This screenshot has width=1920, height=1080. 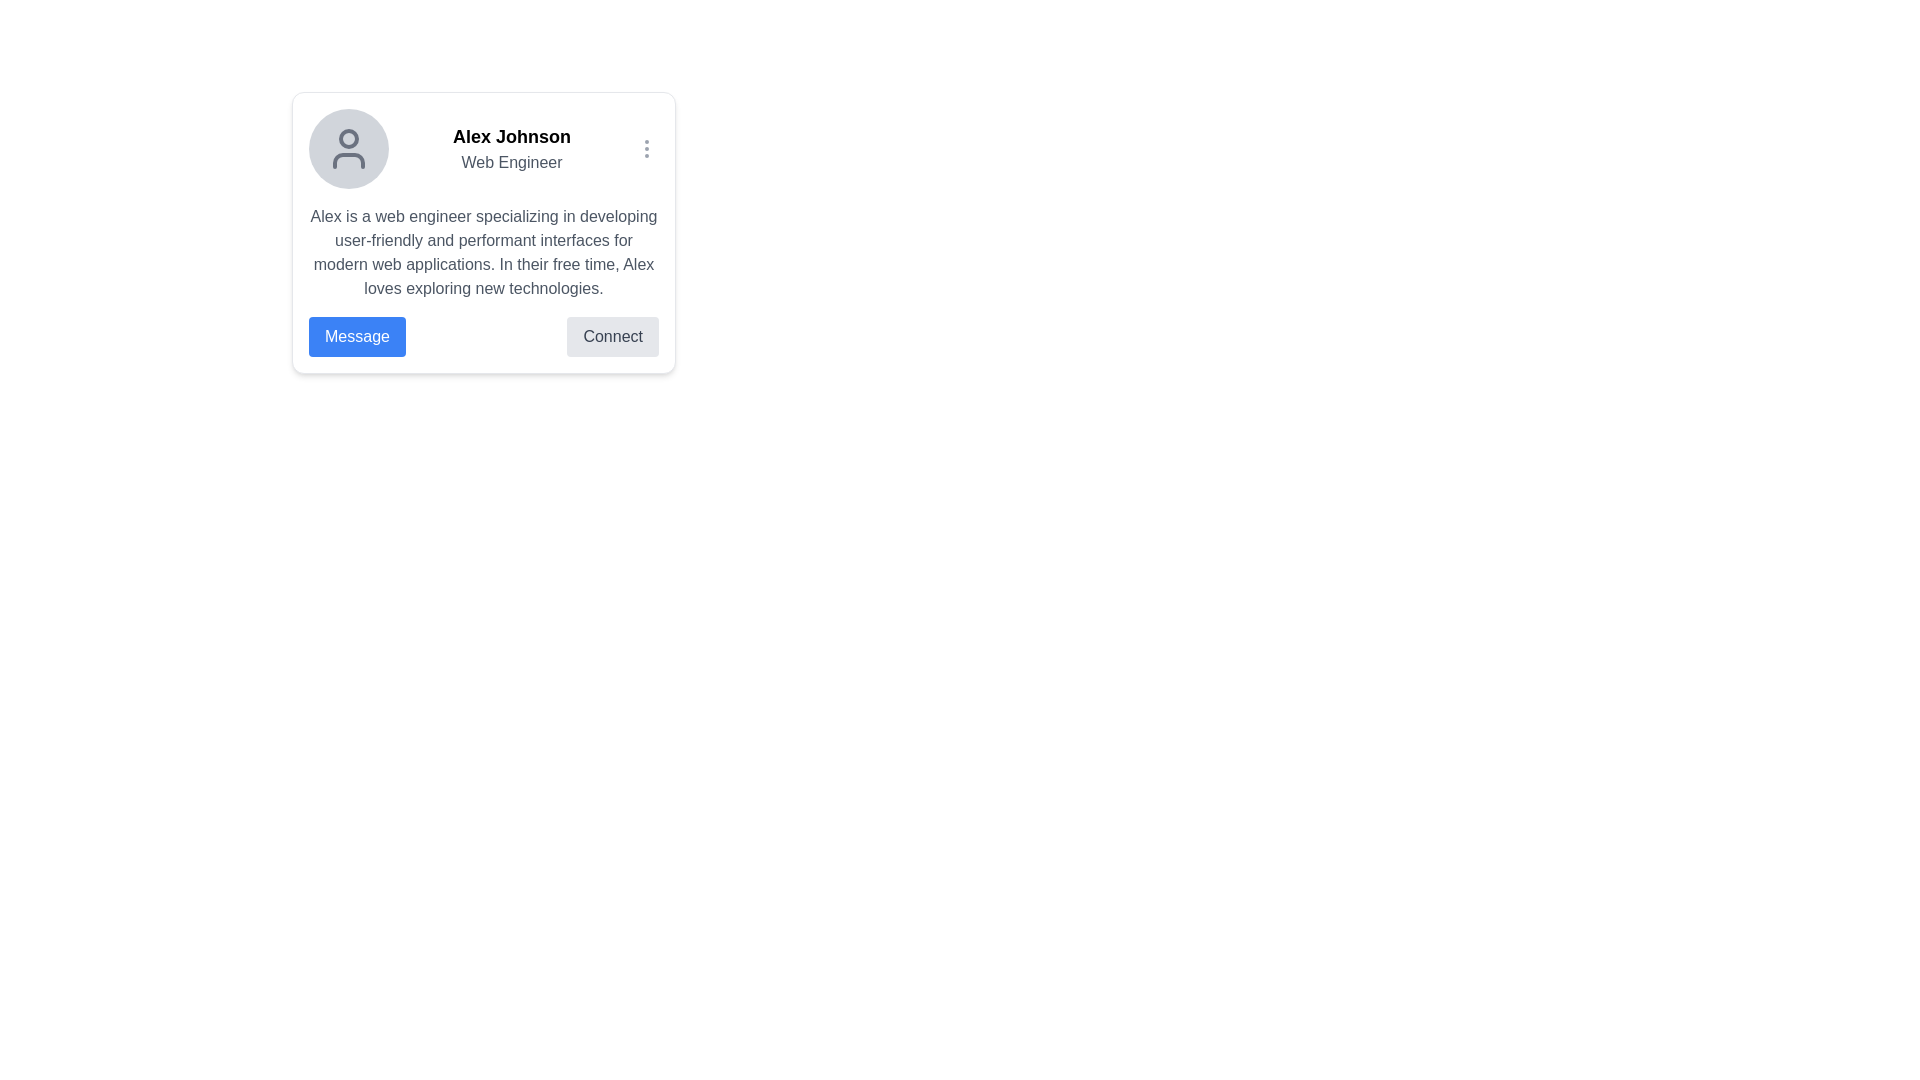 I want to click on the button intended for initiating a connection with the user, located to the right of the 'Message' button within the user profile card layout, so click(x=612, y=335).